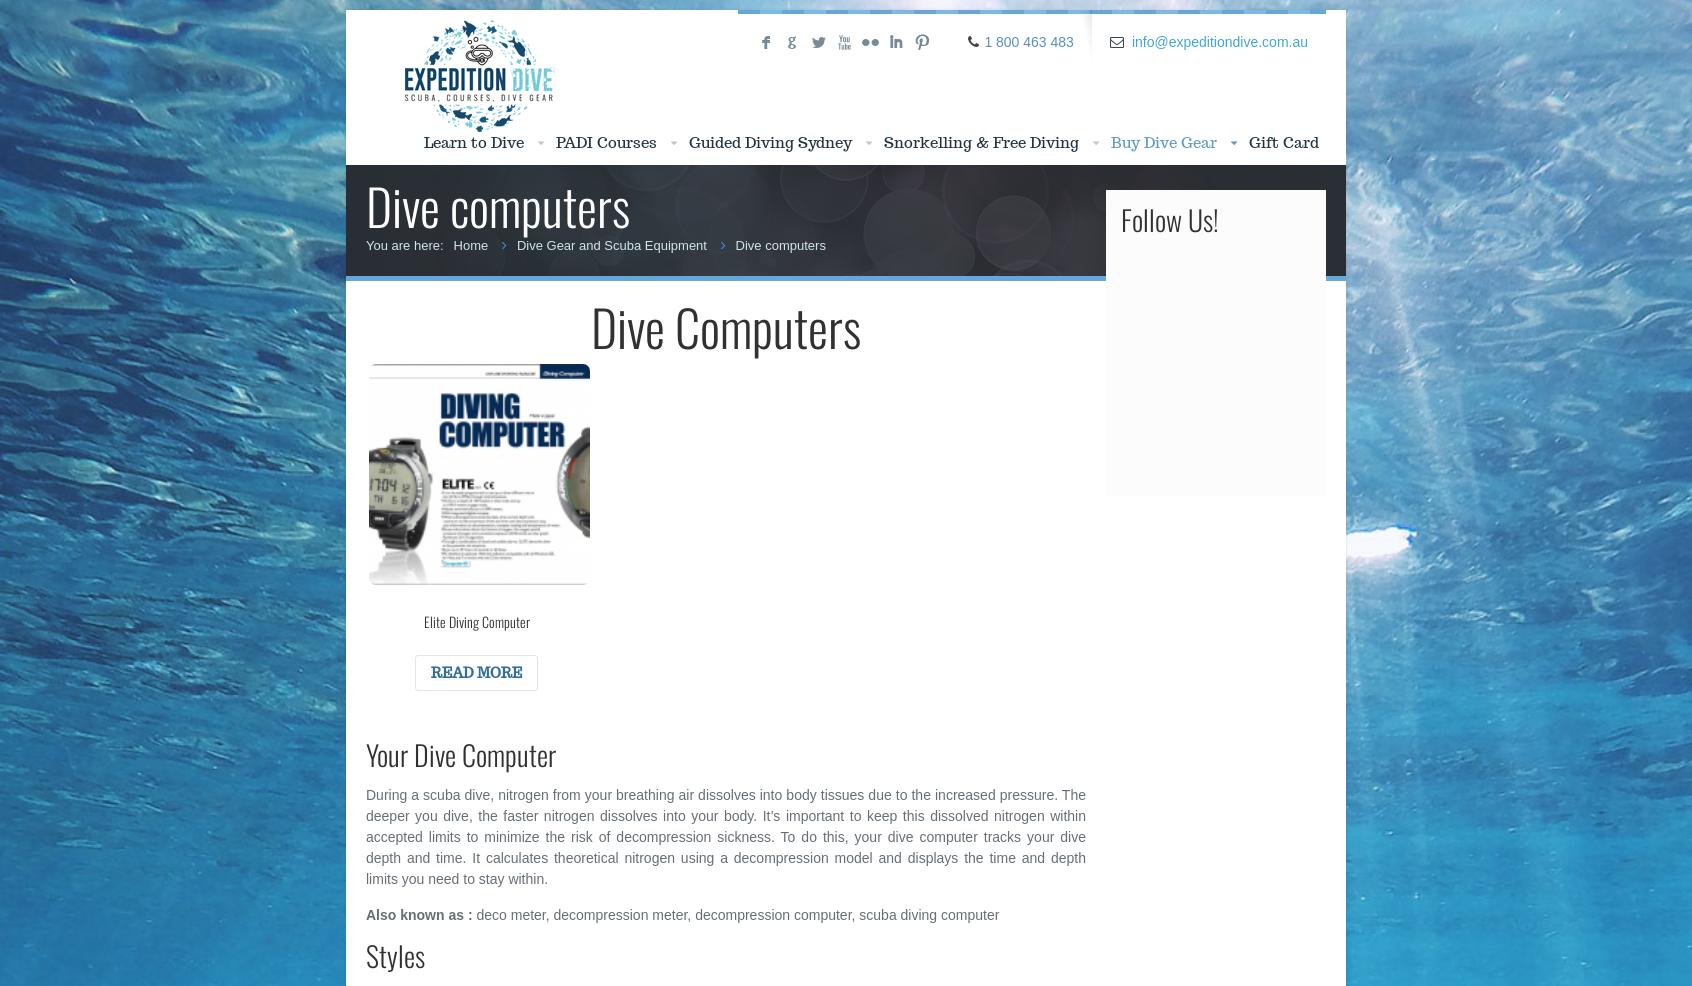 Image resolution: width=1692 pixels, height=986 pixels. I want to click on '1 800 463 483', so click(1027, 41).